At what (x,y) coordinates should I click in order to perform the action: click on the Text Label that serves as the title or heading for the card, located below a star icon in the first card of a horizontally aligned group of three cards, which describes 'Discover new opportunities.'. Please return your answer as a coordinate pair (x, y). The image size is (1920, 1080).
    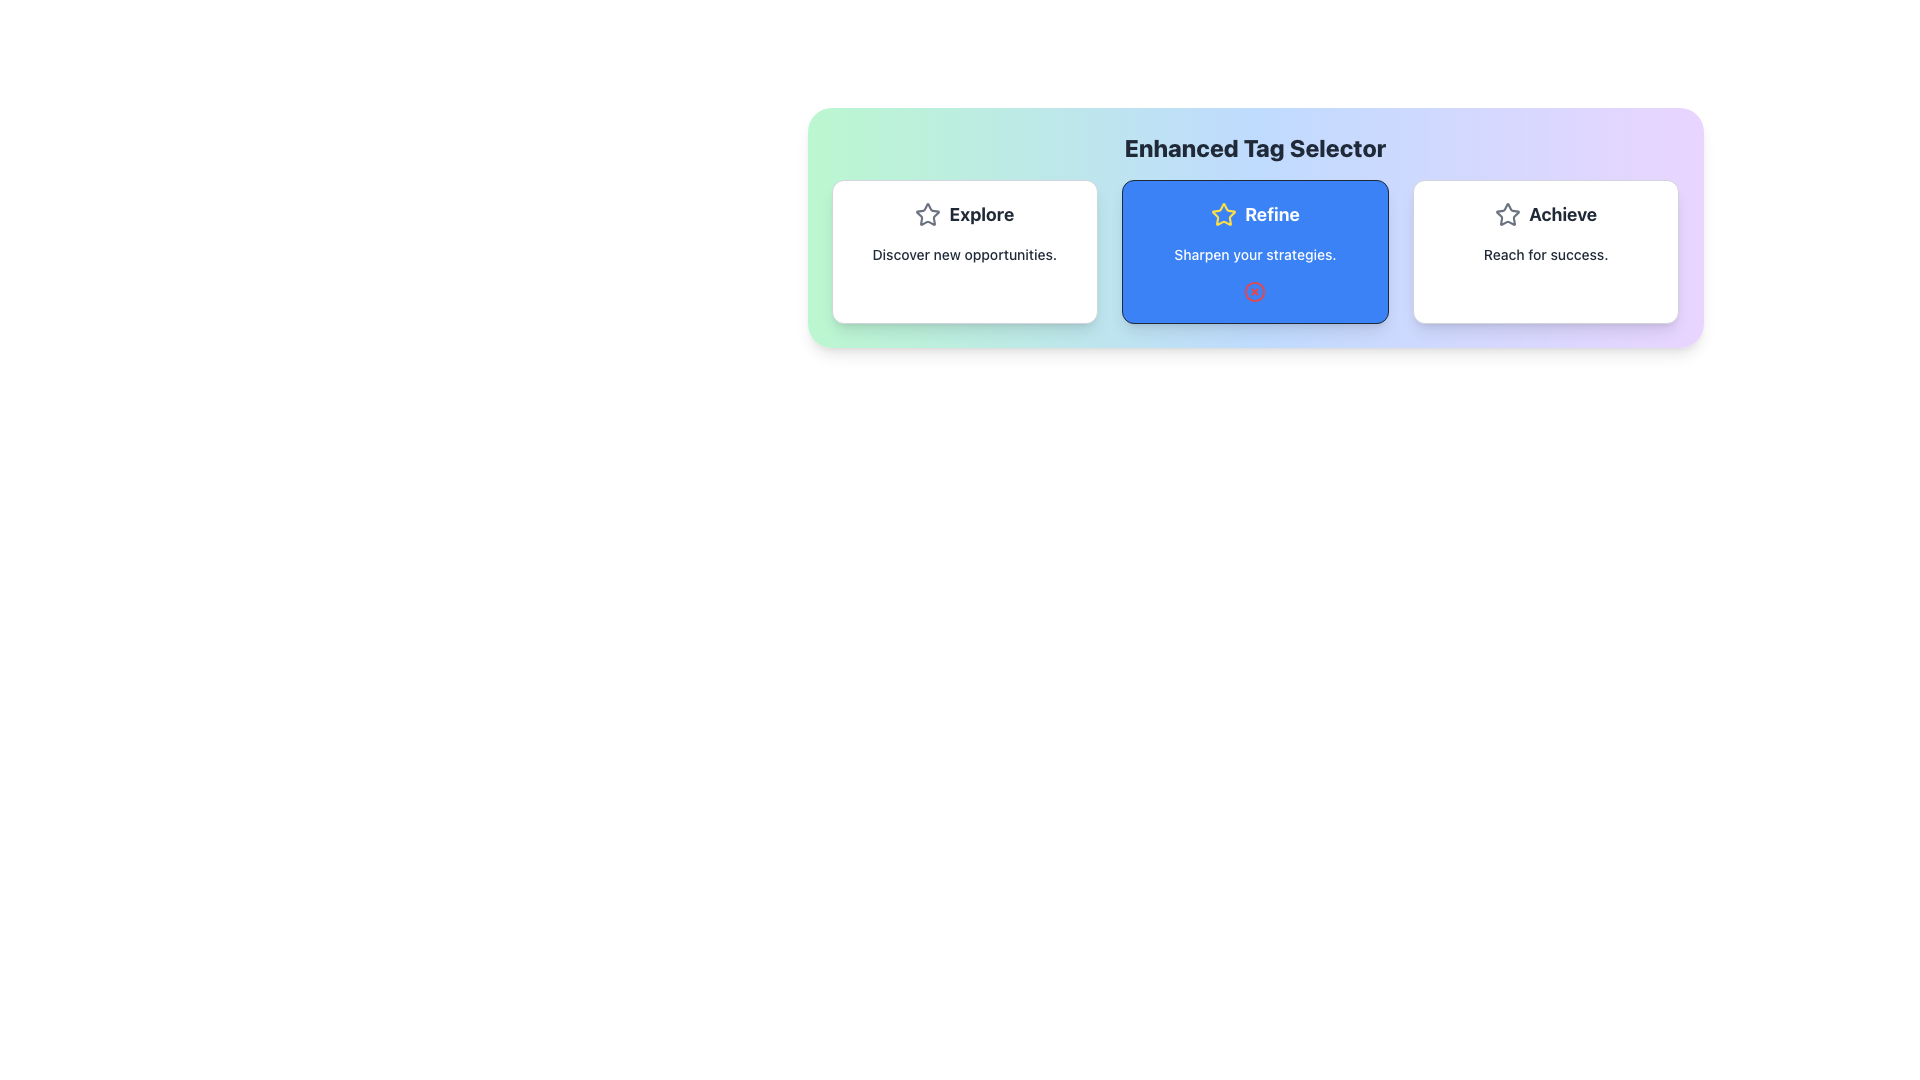
    Looking at the image, I should click on (981, 215).